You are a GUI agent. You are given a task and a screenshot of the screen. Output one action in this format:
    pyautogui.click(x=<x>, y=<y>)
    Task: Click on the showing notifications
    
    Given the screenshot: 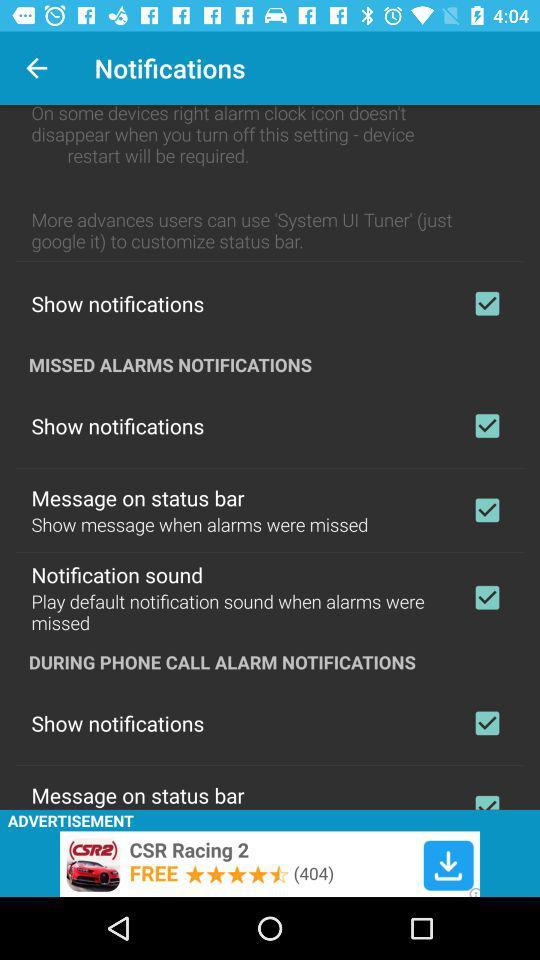 What is the action you would take?
    pyautogui.click(x=486, y=425)
    